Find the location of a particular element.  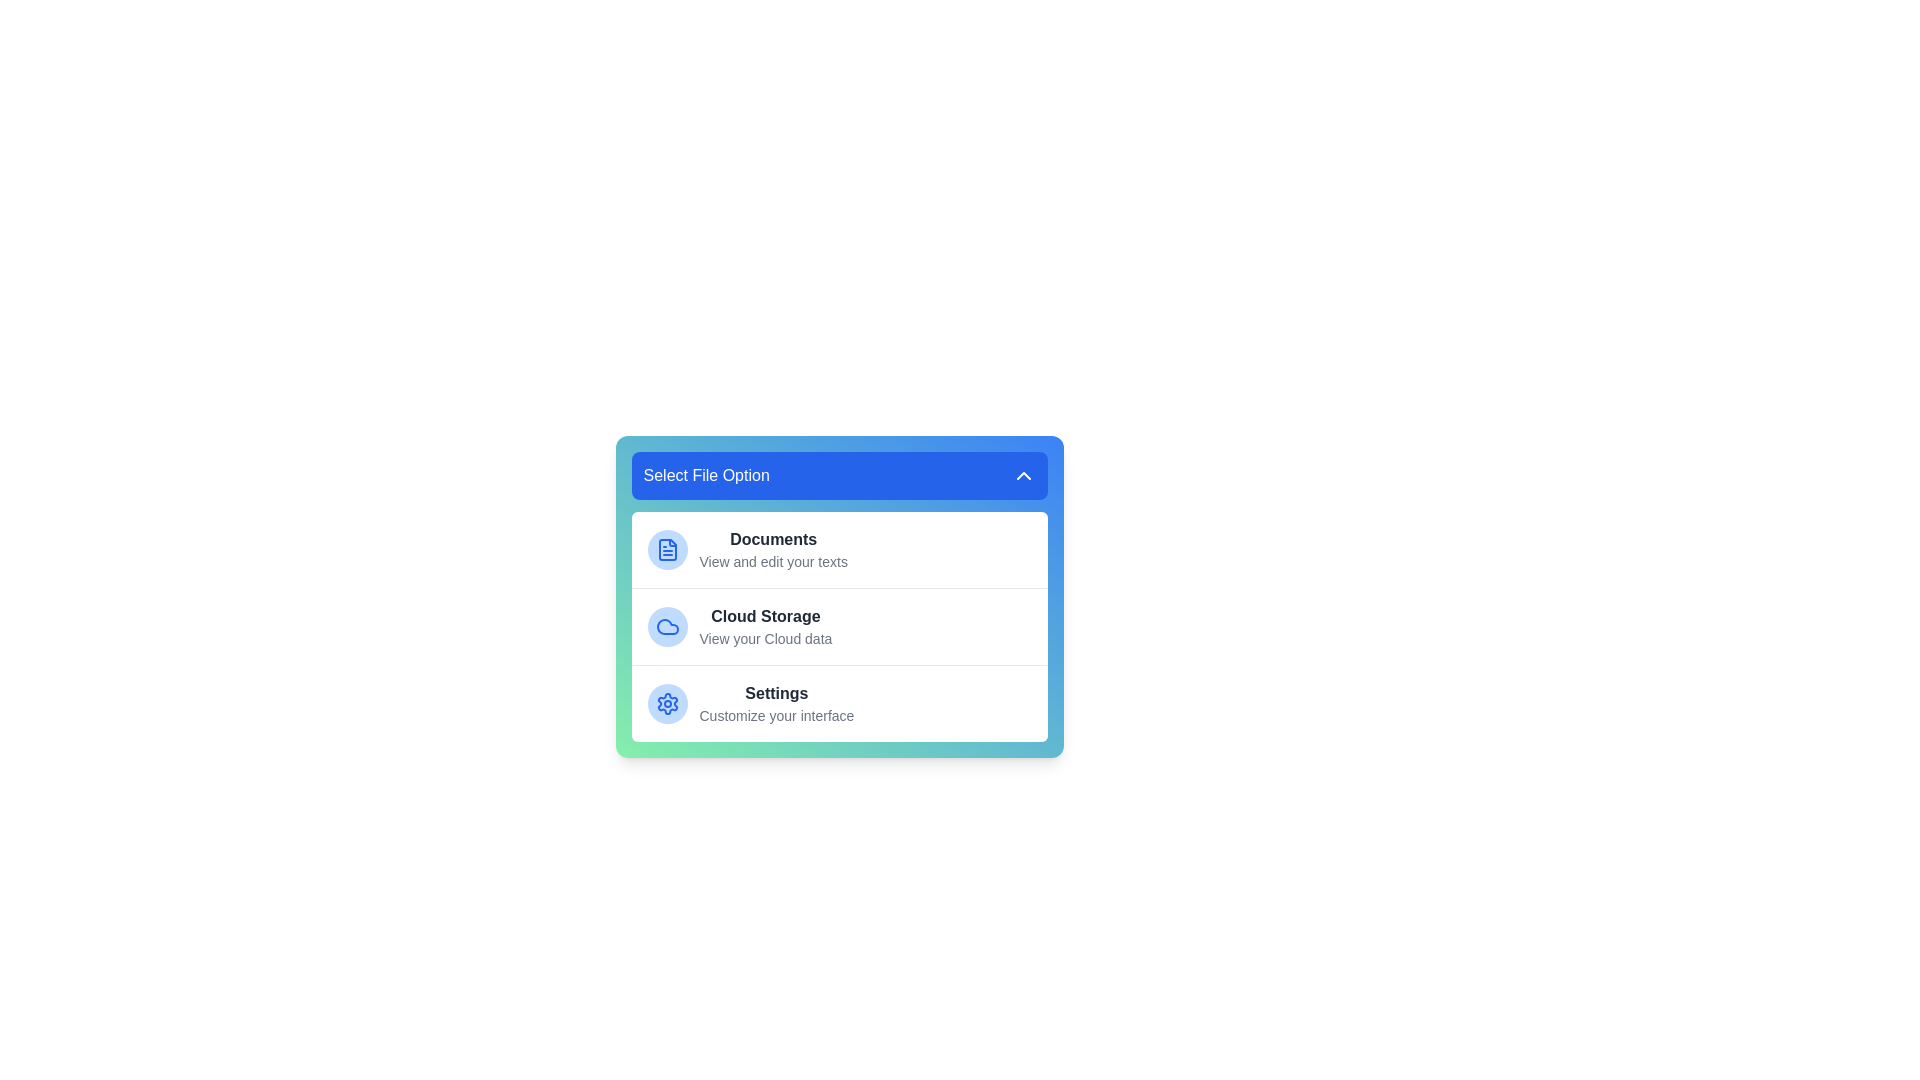

the small-sized gray text label reading 'View and edit your texts', which is located directly beneath the bolded title 'Documents' in the top section of a card-like menu is located at coordinates (772, 562).